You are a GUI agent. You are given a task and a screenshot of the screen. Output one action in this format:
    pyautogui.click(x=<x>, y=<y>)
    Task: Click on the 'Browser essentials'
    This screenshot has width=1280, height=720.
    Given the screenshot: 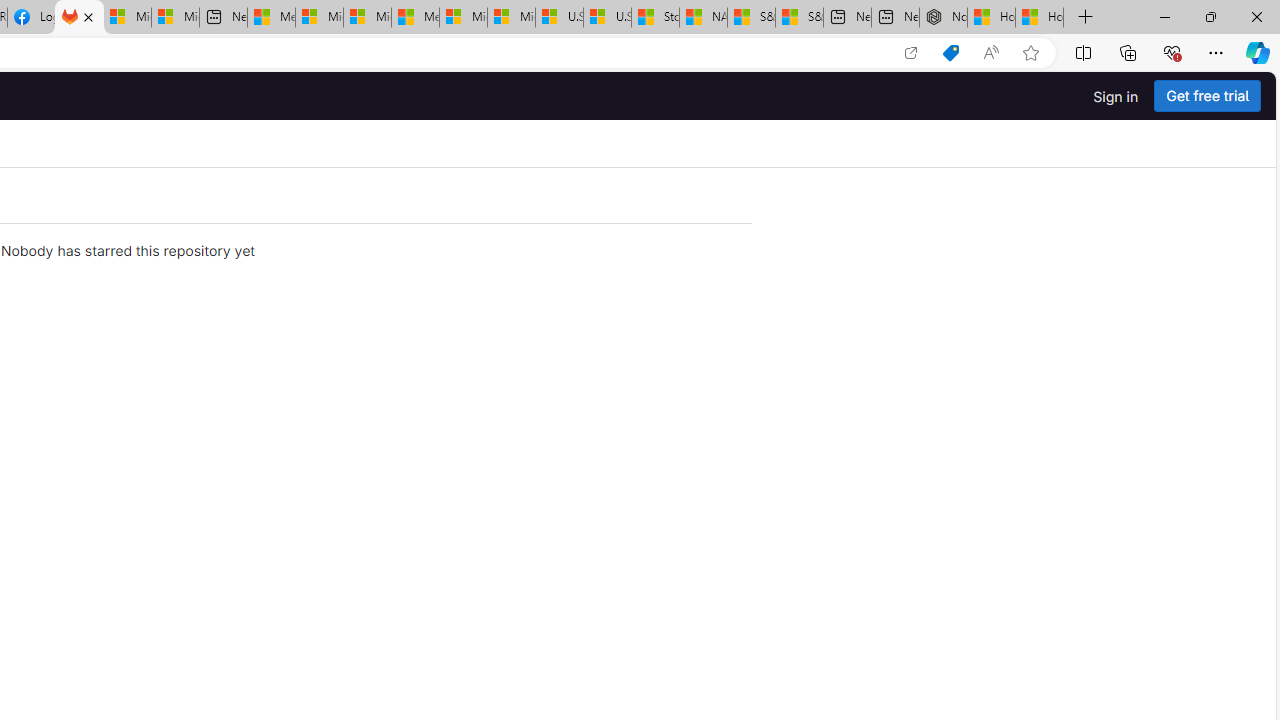 What is the action you would take?
    pyautogui.click(x=1171, y=51)
    